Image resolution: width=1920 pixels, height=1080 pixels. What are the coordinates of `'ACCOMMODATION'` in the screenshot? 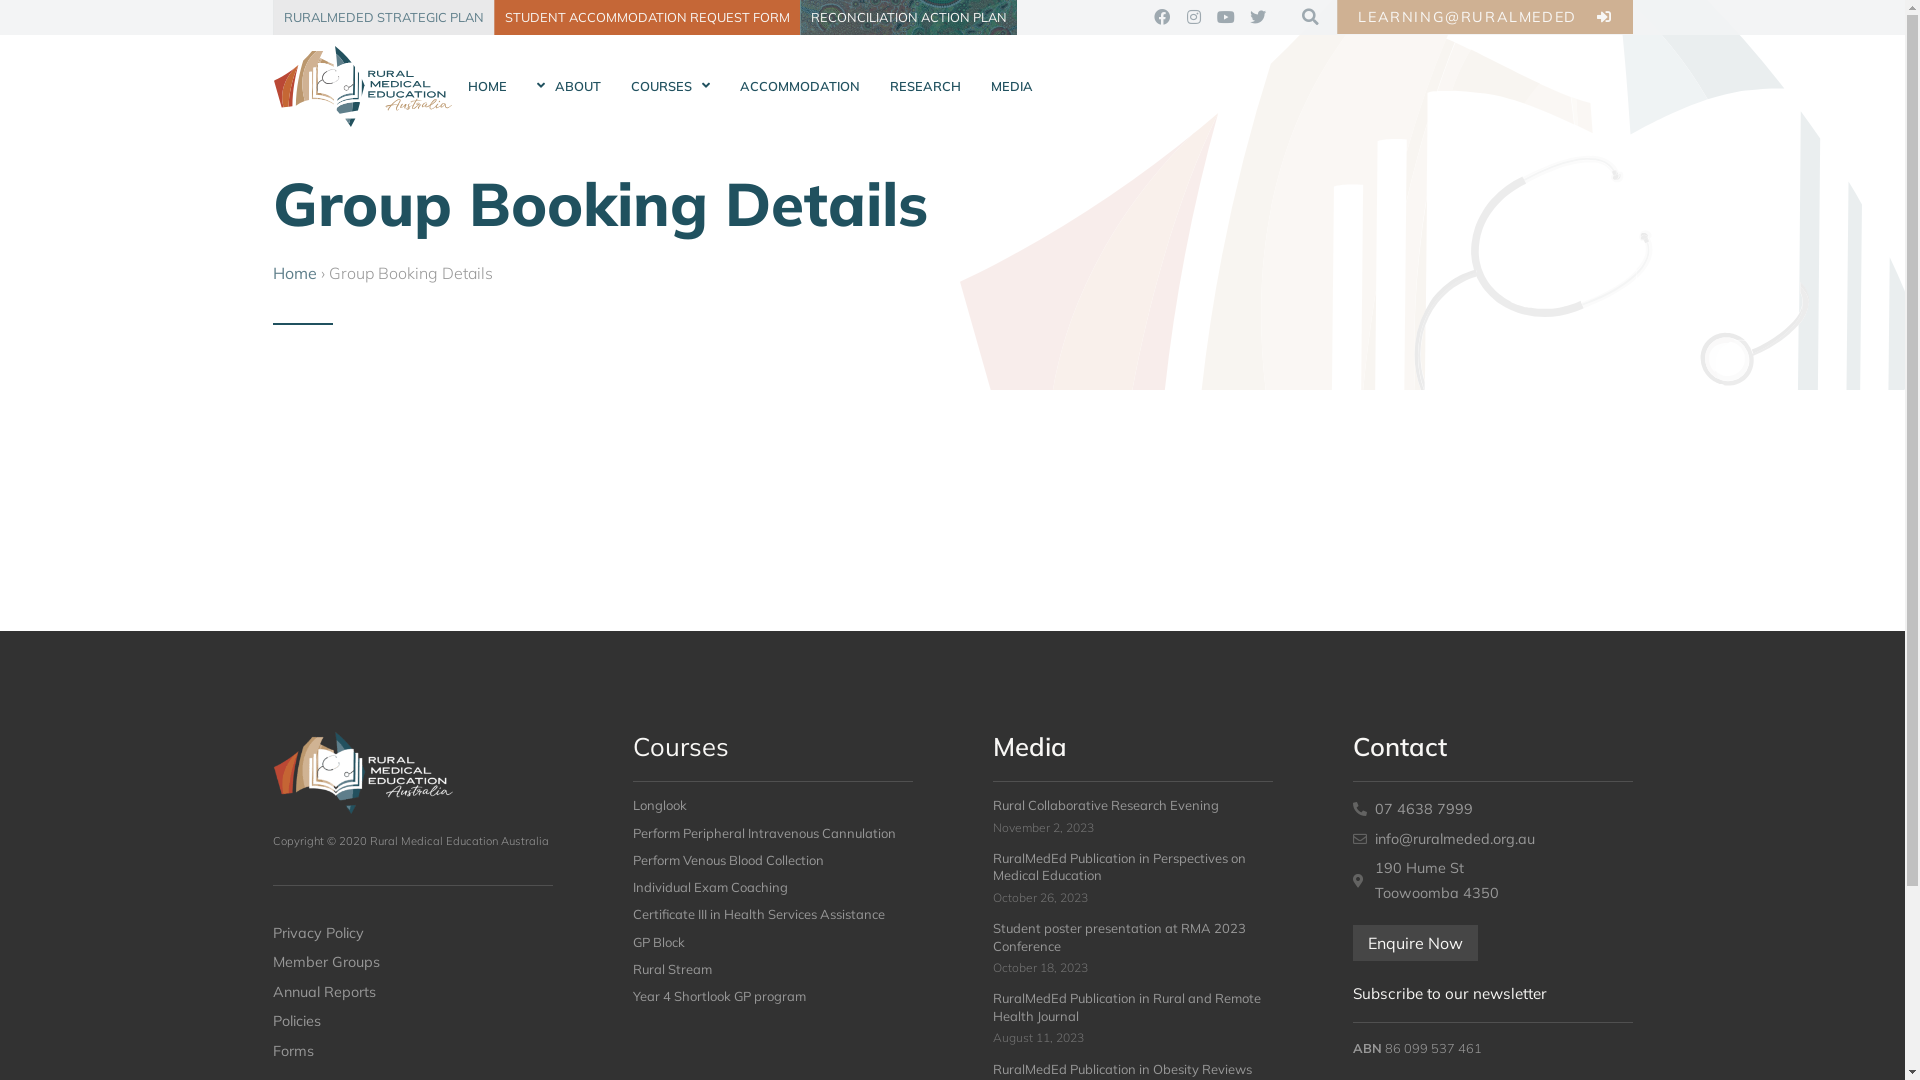 It's located at (797, 86).